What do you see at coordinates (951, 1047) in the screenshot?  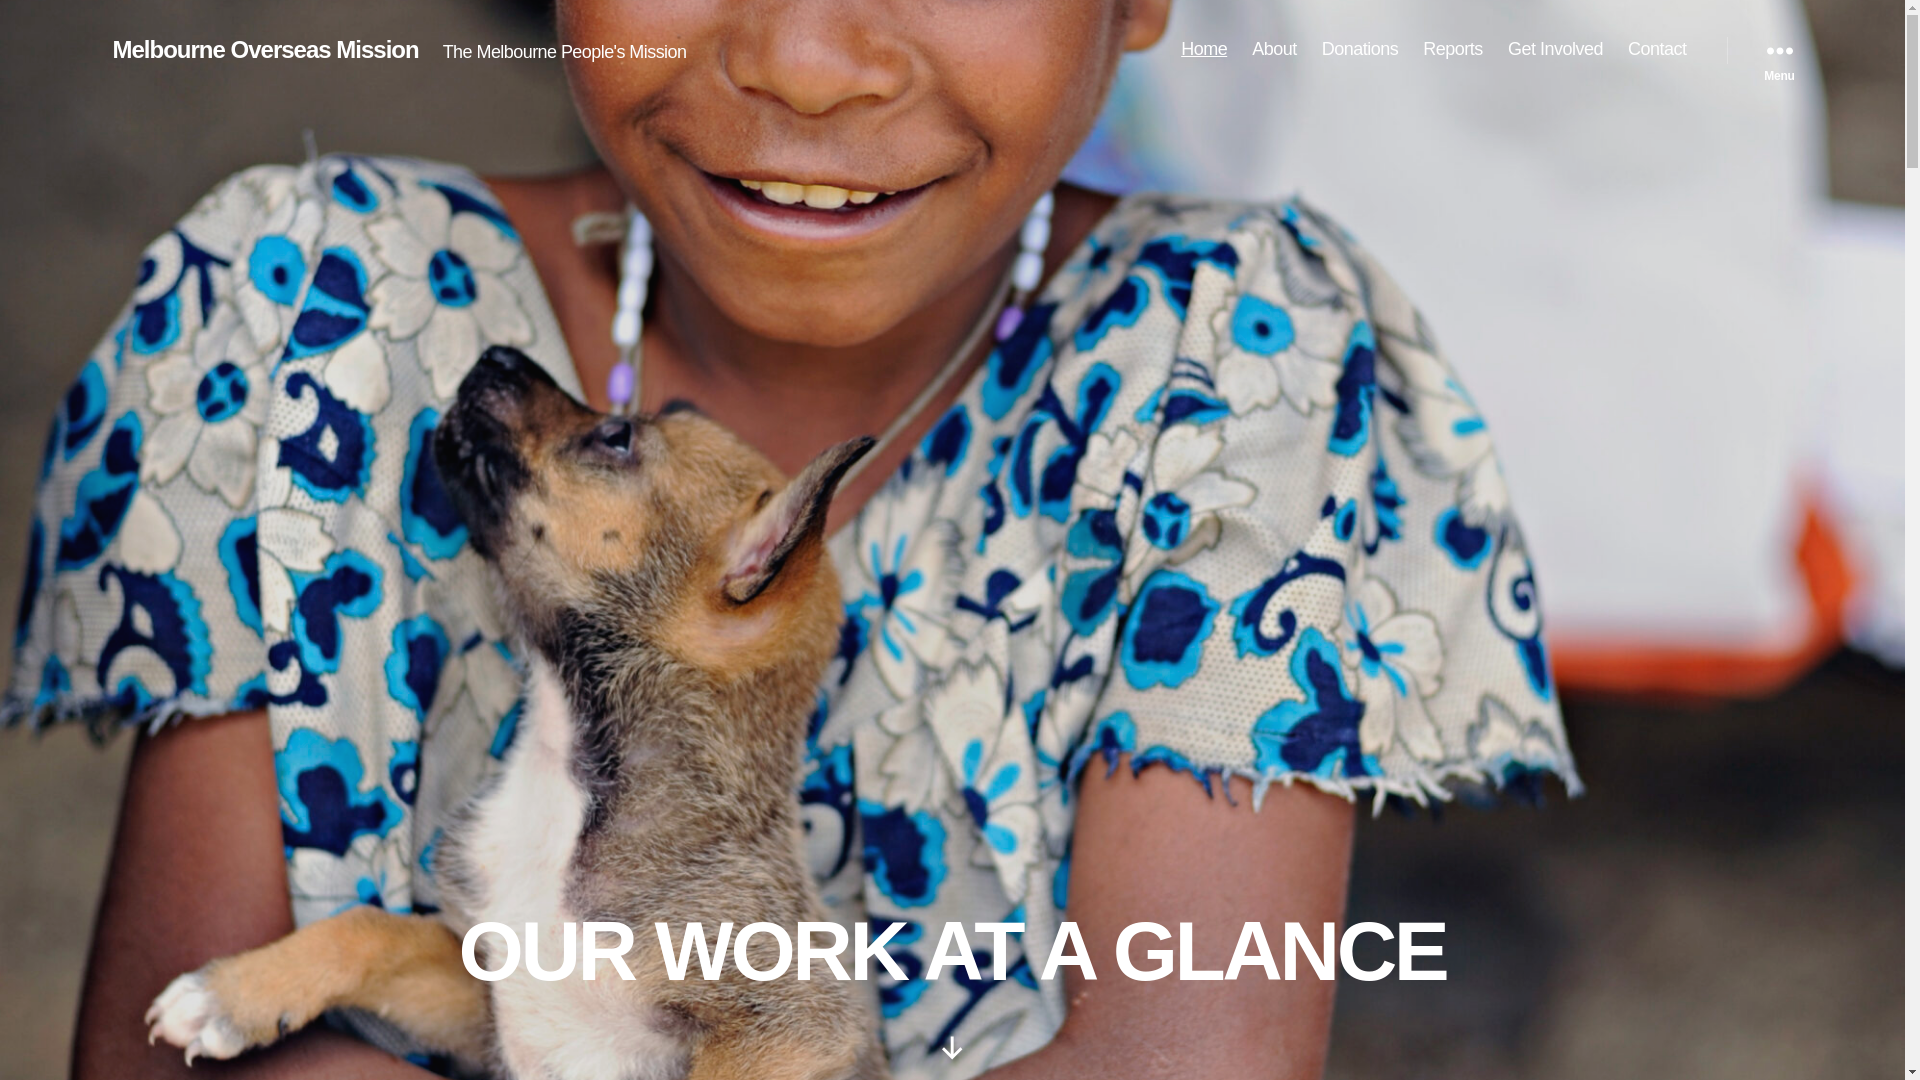 I see `'Scroll Down'` at bounding box center [951, 1047].